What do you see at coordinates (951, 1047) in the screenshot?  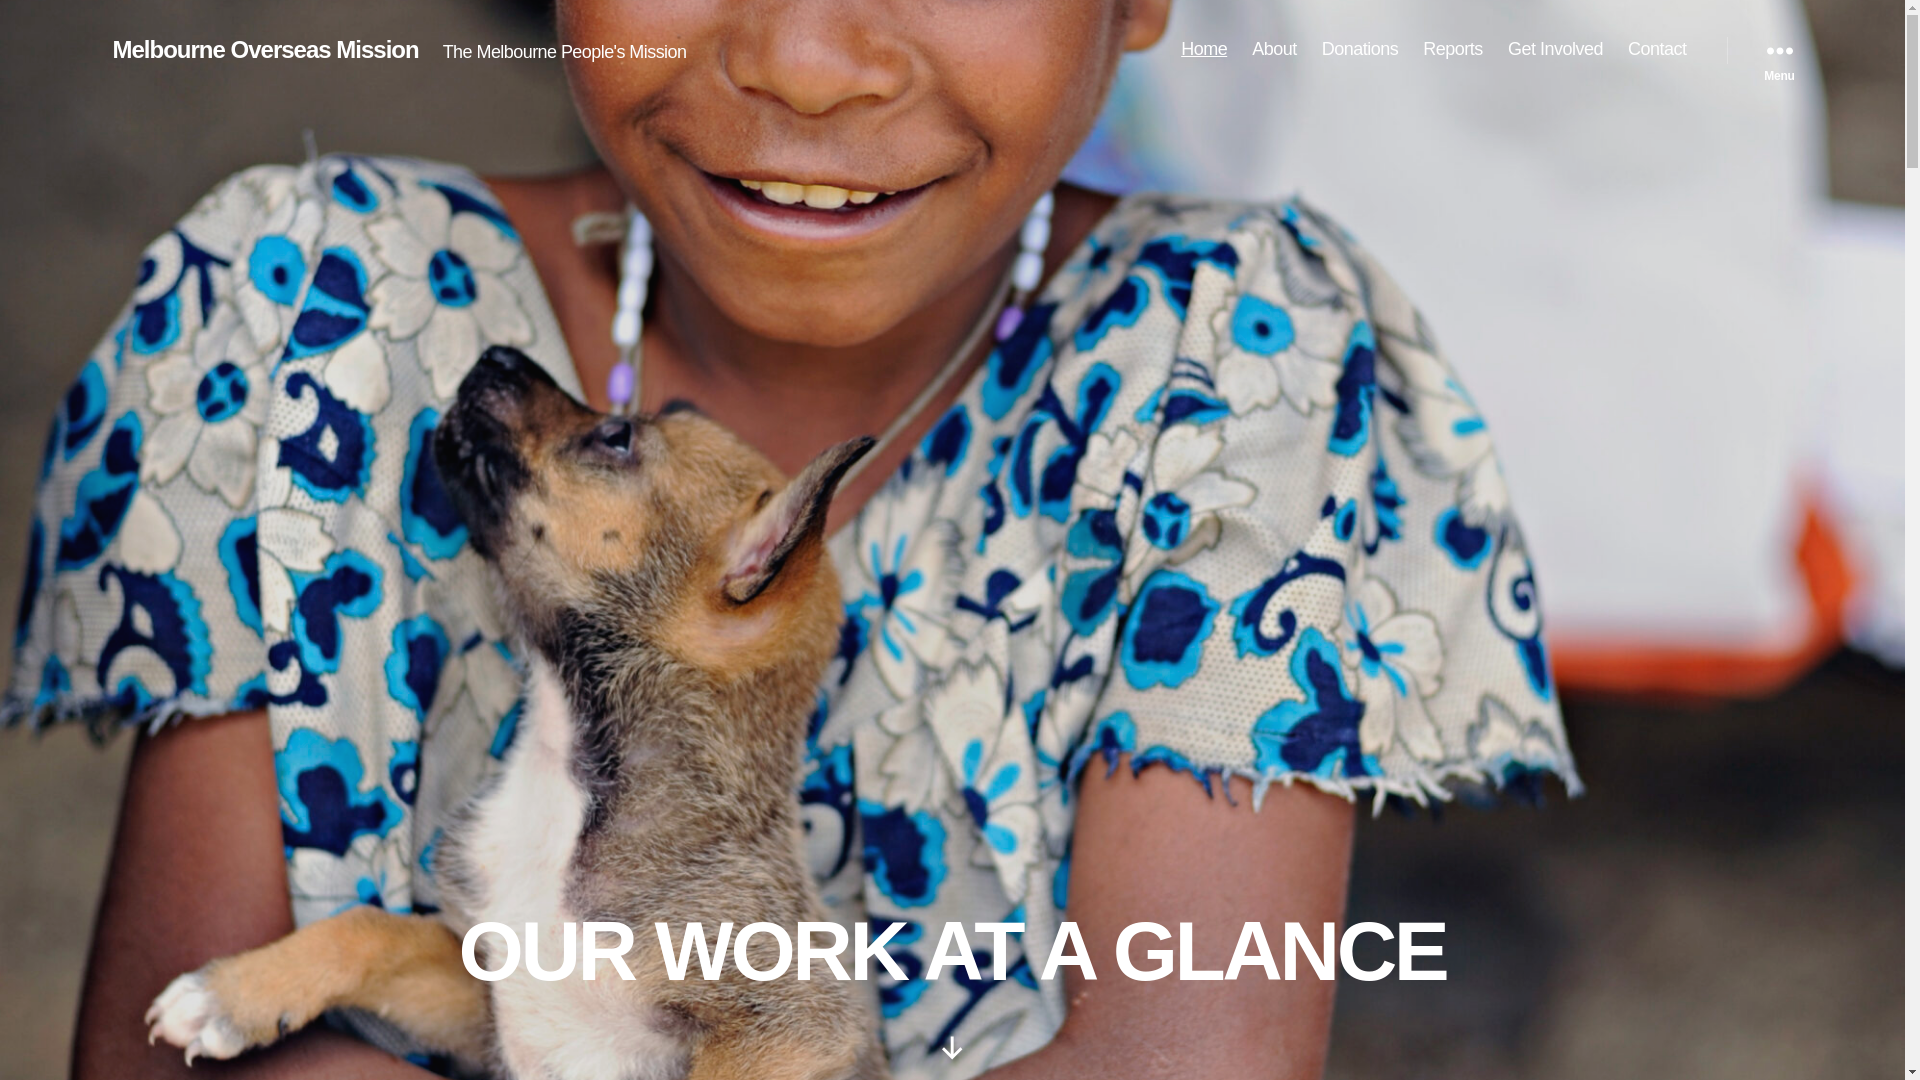 I see `'Scroll Down'` at bounding box center [951, 1047].